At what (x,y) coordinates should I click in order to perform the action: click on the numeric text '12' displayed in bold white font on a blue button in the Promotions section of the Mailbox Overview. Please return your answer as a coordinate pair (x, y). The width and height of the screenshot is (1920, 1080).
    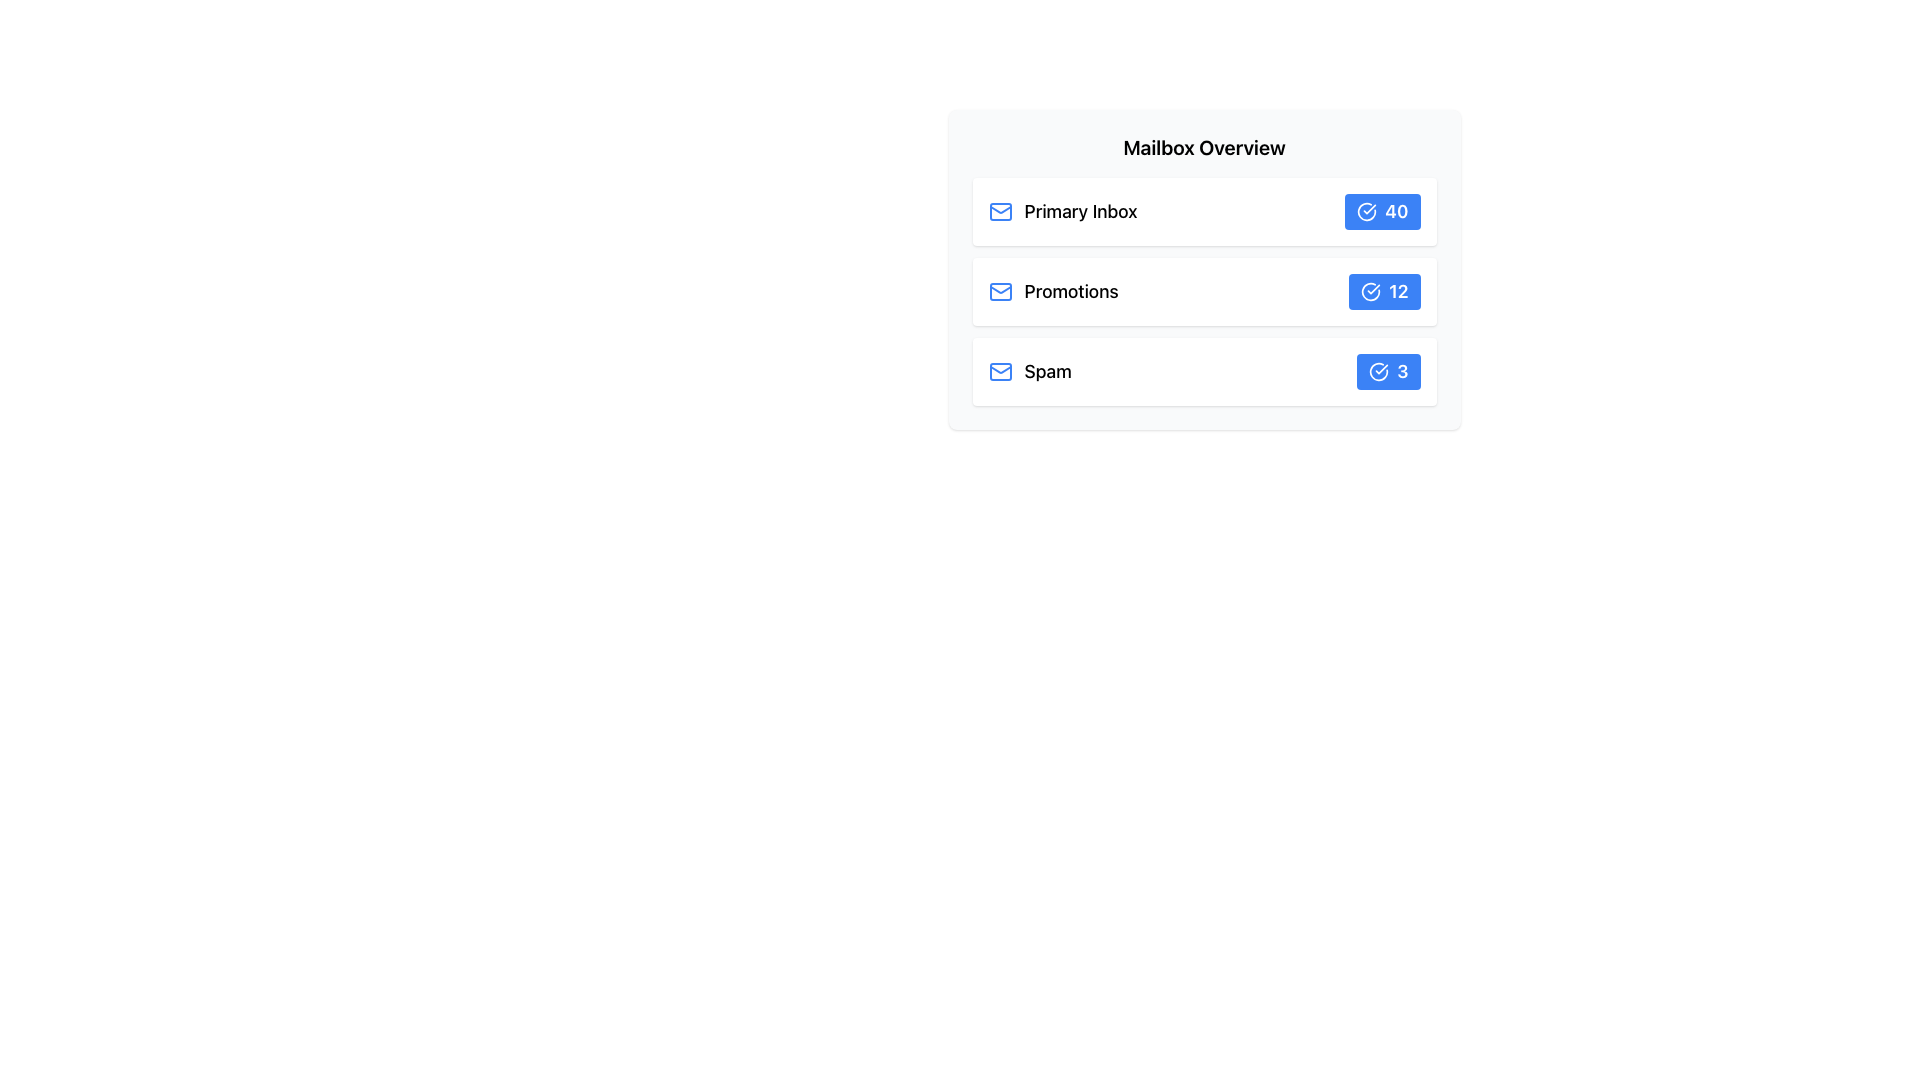
    Looking at the image, I should click on (1397, 292).